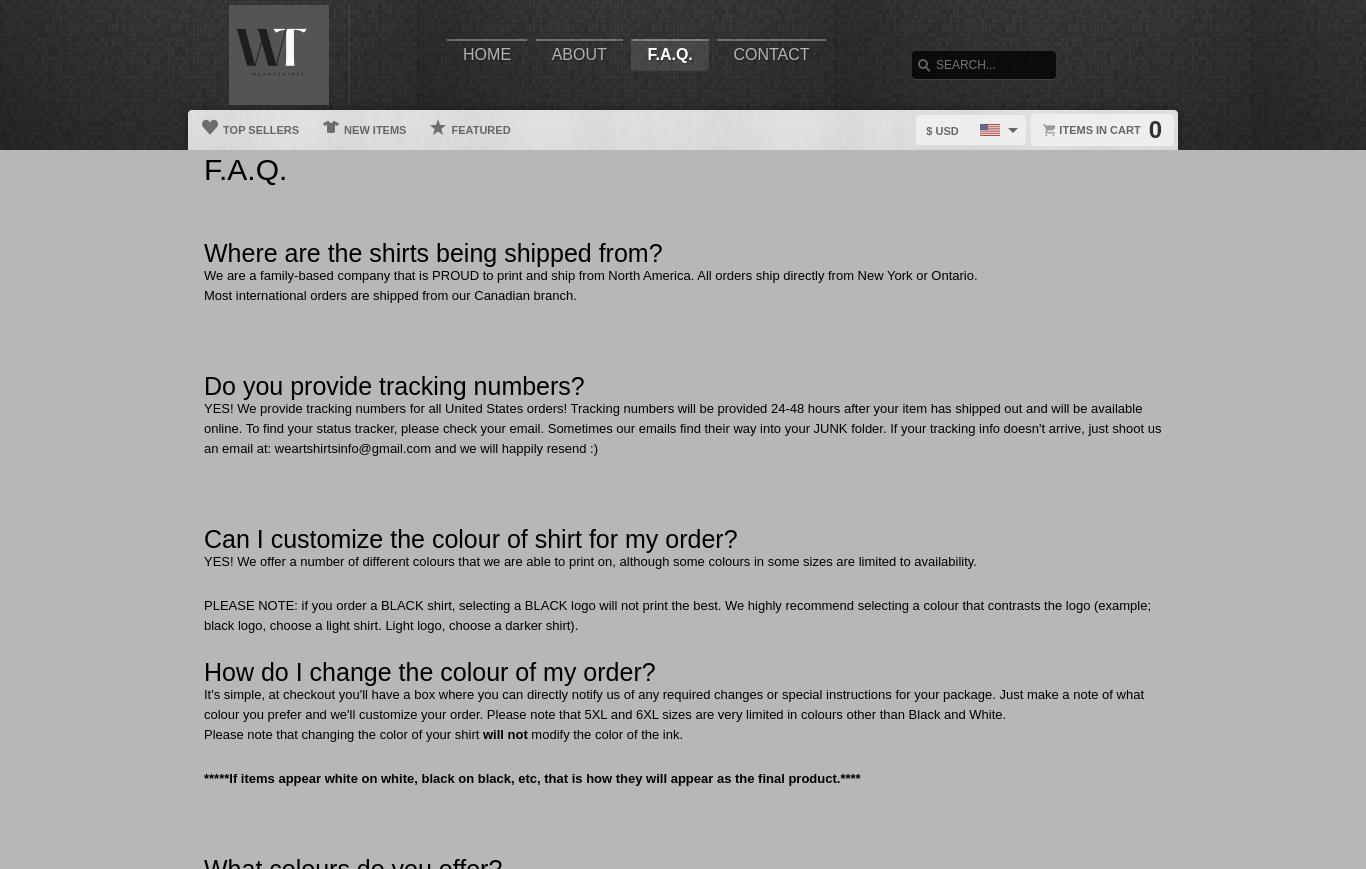  Describe the element at coordinates (681, 427) in the screenshot. I see `'YES! We provide tracking numbers for all United States orders! Tracking numbers will be provided 24-48 hours after your item has shipped out and will be available online. To find your status tracker, please check your email. Sometimes our emails find their way into your JUNK folder. If your tracking info doesn't arrive, just shoot us an email at: weartshirtsinfo@gmail.com and we will happily resend :)'` at that location.